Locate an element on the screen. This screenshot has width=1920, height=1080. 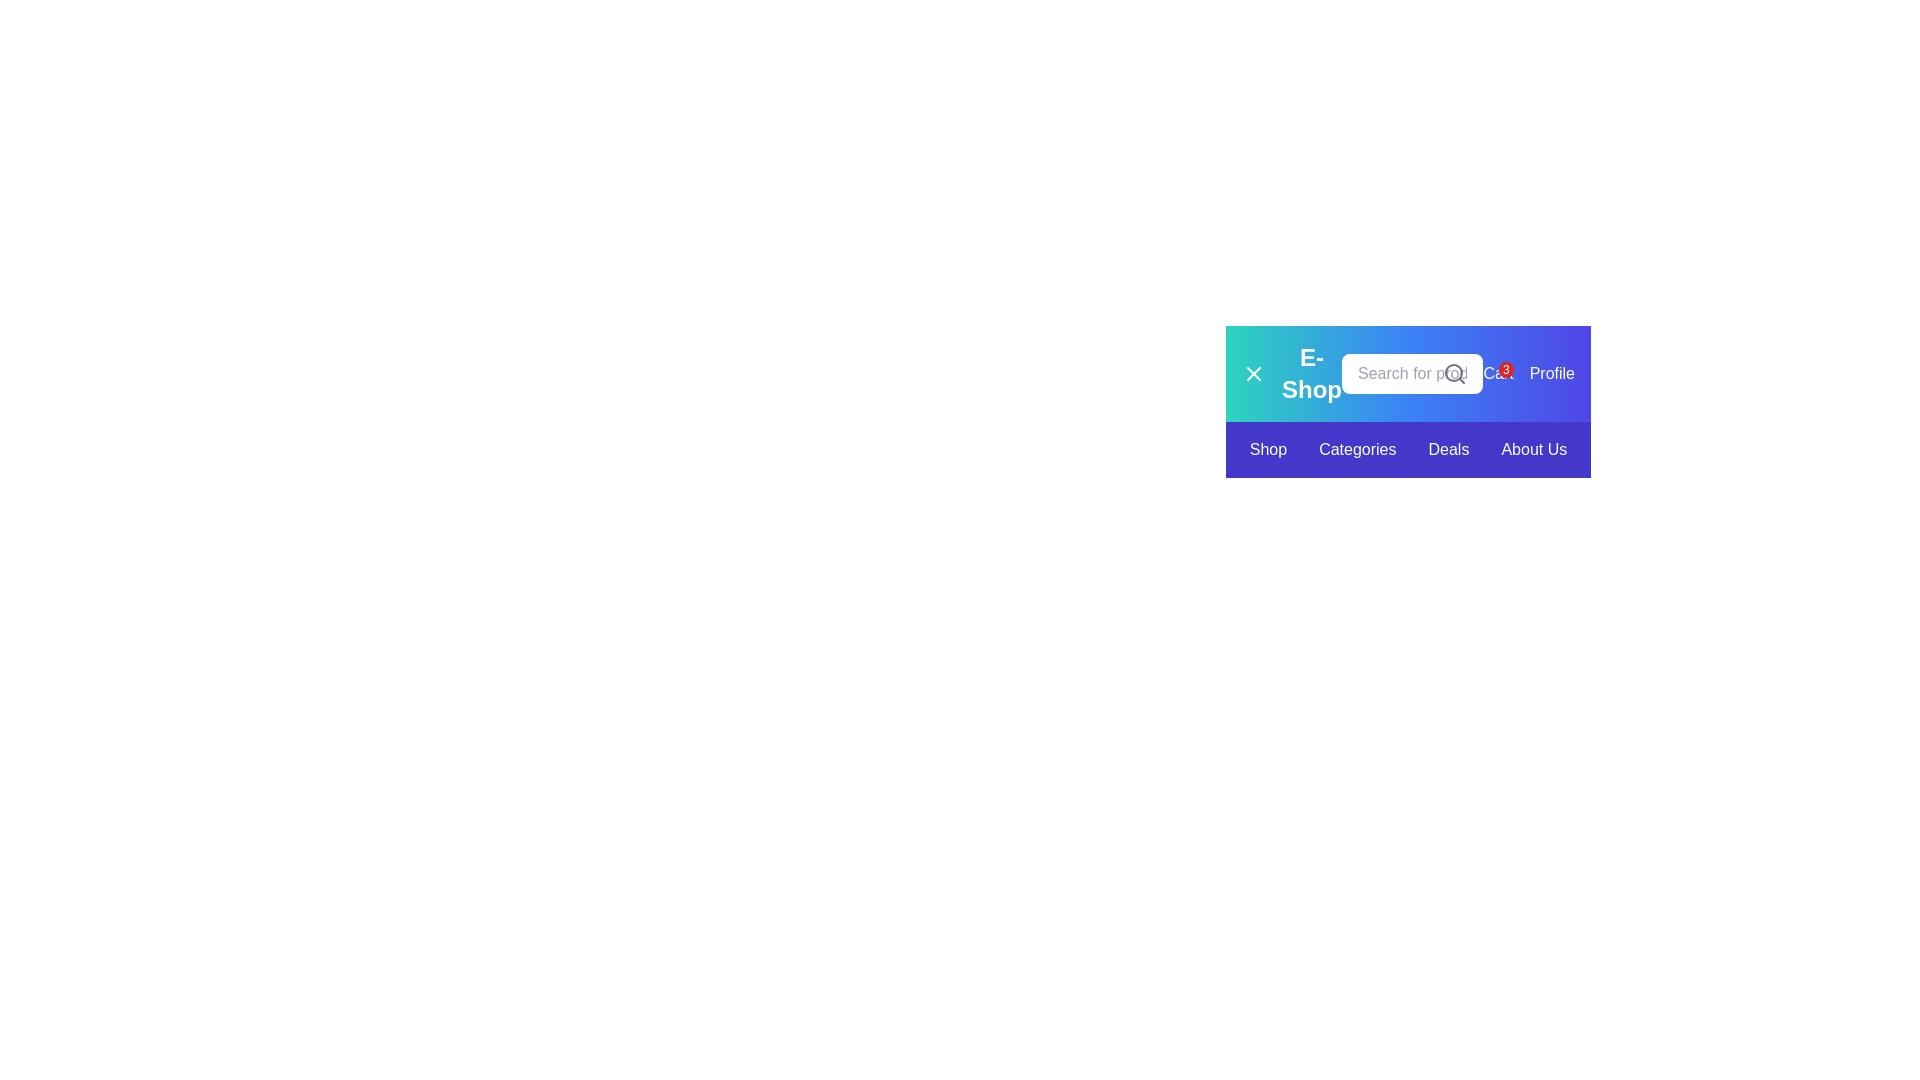
the hyperlink located centrally in the navigation bar, positioned to the right of the 'Shop' link and to the left of the 'Deals' link is located at coordinates (1357, 448).